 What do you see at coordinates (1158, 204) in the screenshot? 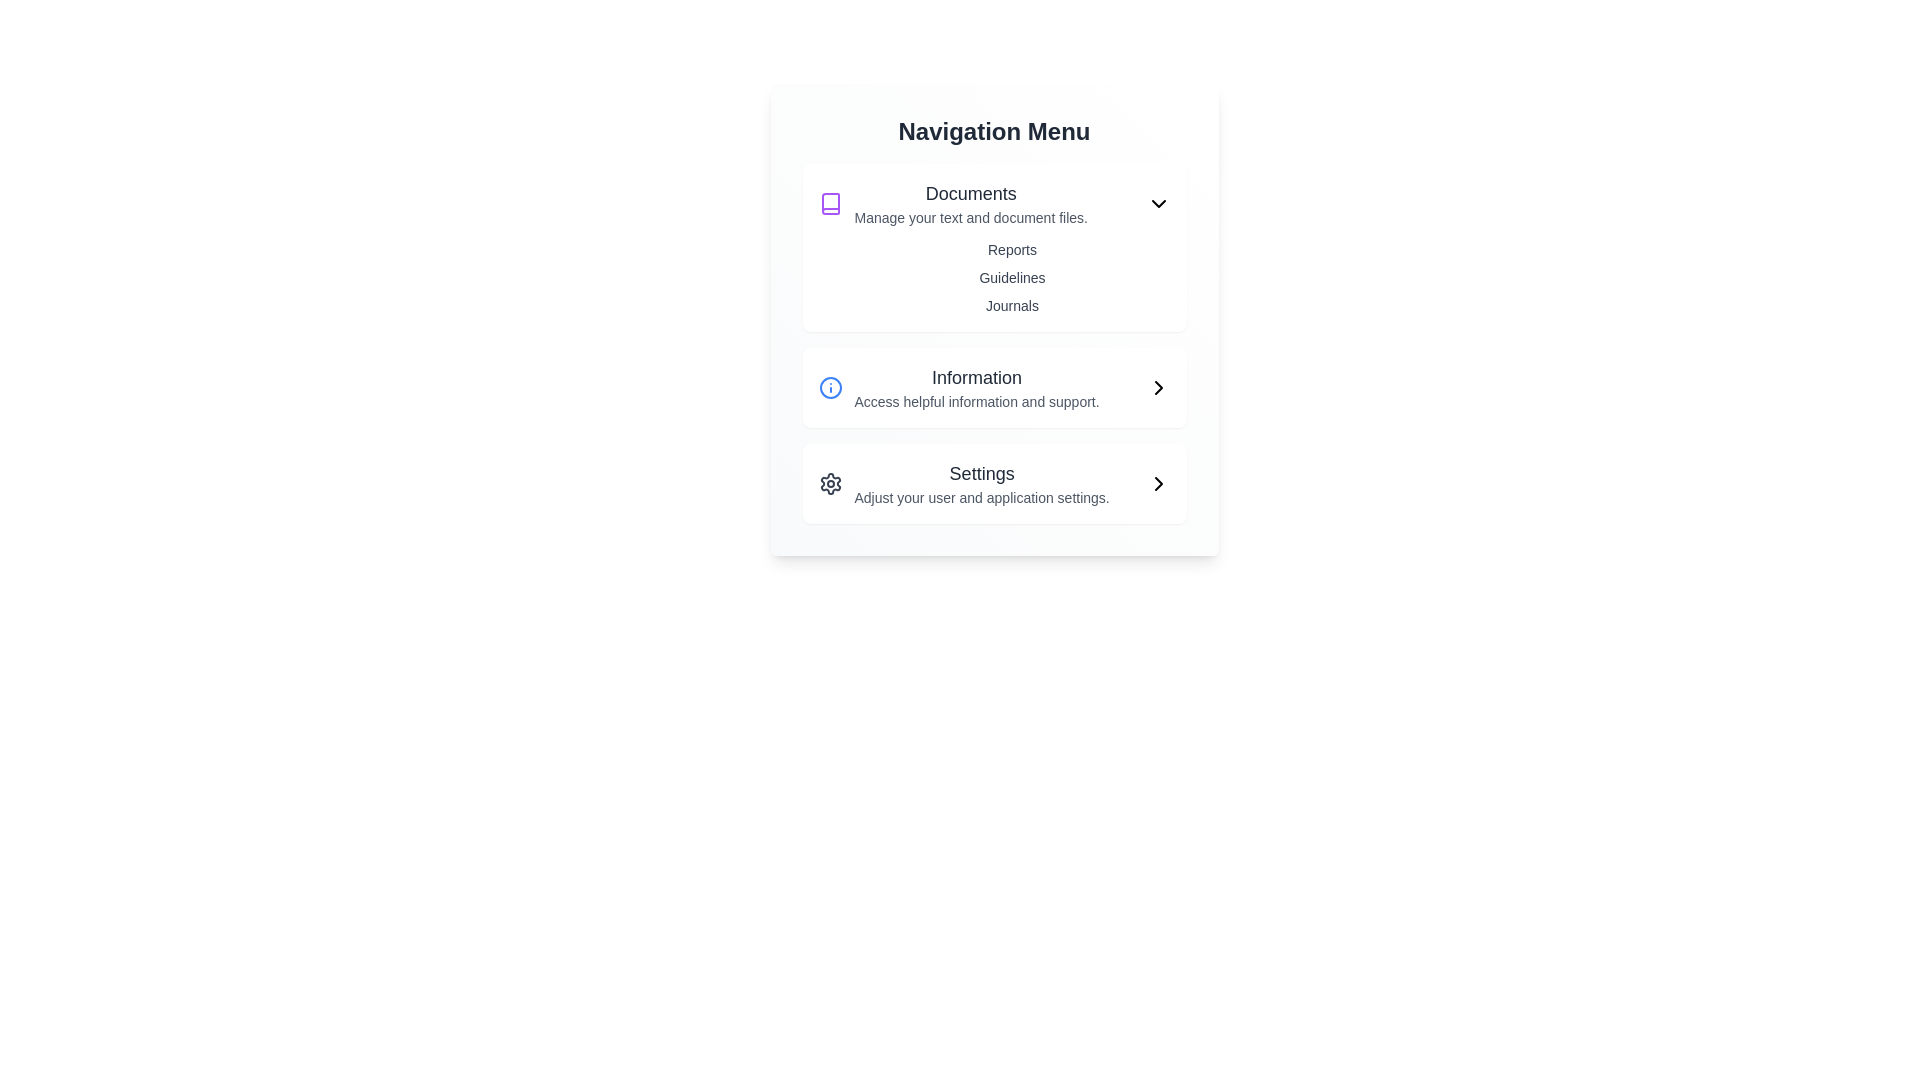
I see `the decorative chevron icon at the far right of the 'Documents' section` at bounding box center [1158, 204].